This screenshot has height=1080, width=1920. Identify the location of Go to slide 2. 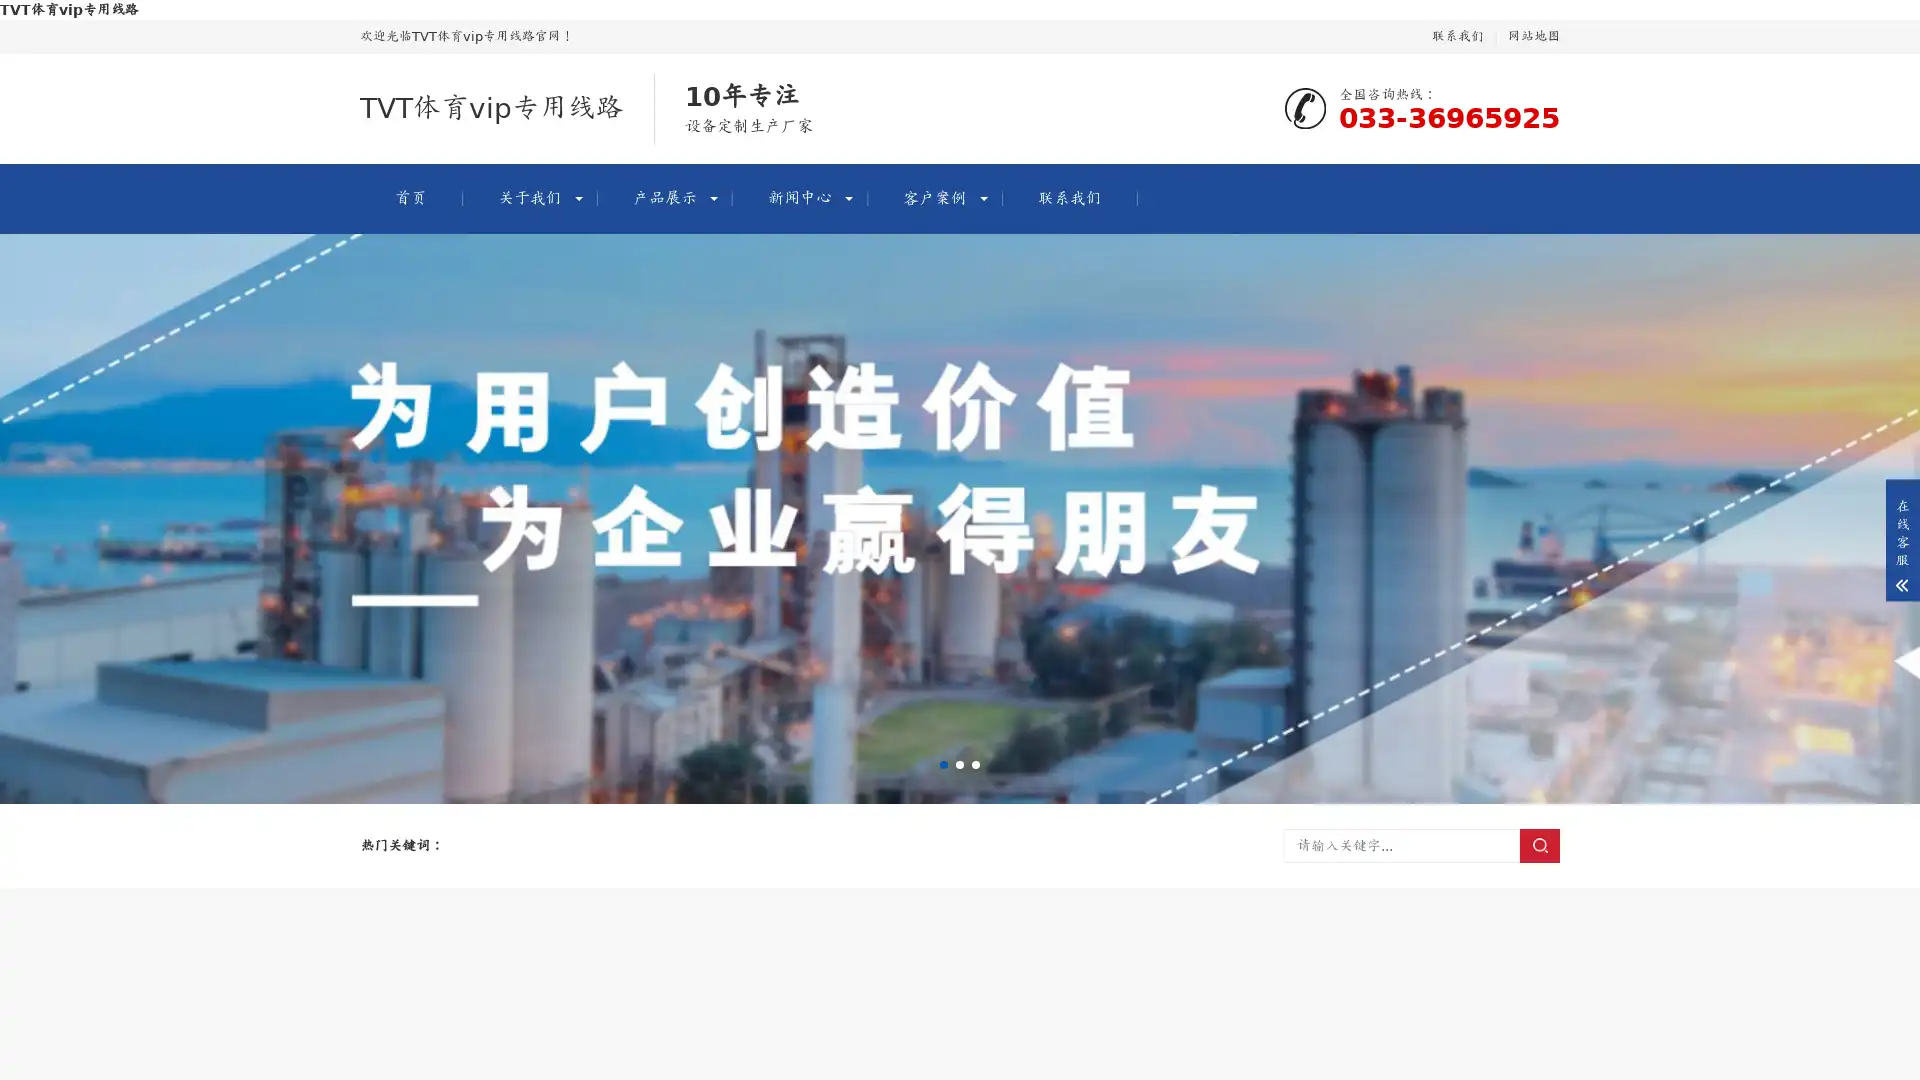
(960, 764).